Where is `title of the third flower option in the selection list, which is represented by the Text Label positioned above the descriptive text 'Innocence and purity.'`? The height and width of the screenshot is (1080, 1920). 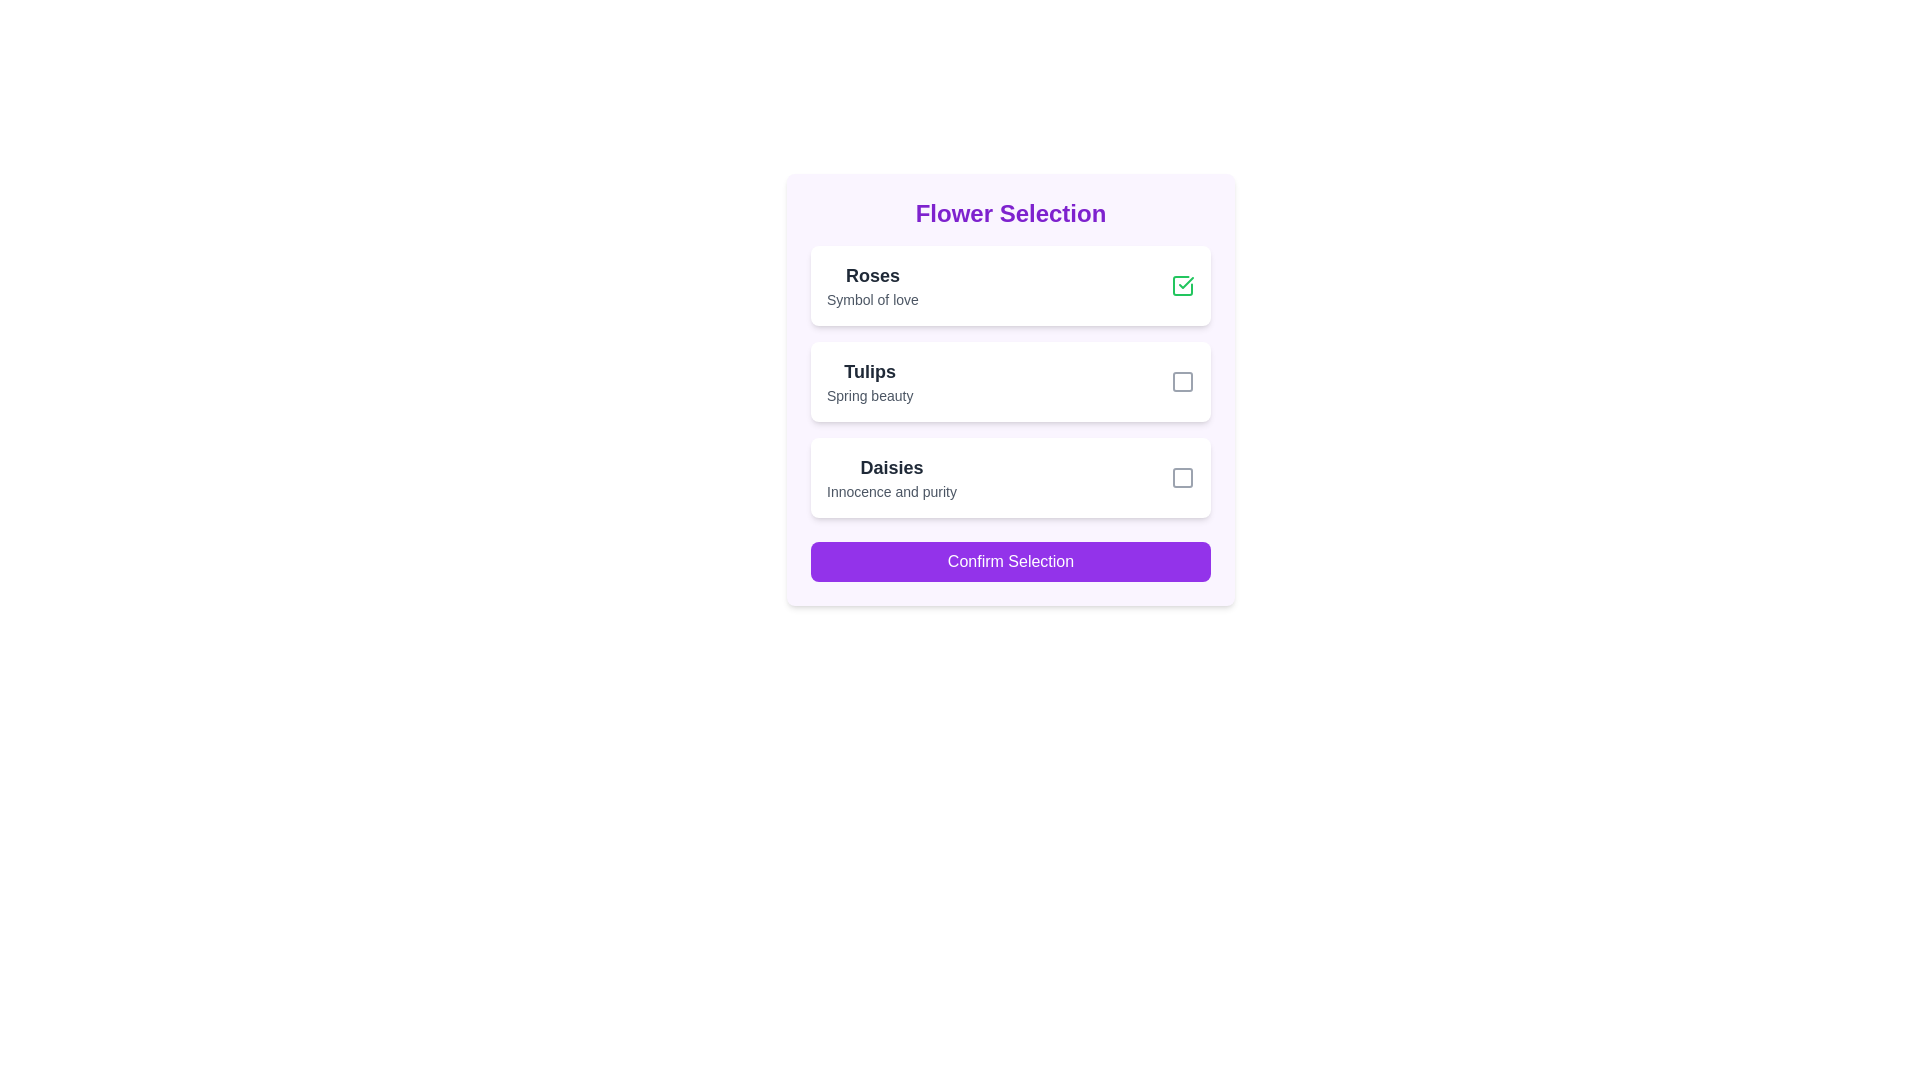 title of the third flower option in the selection list, which is represented by the Text Label positioned above the descriptive text 'Innocence and purity.' is located at coordinates (891, 467).